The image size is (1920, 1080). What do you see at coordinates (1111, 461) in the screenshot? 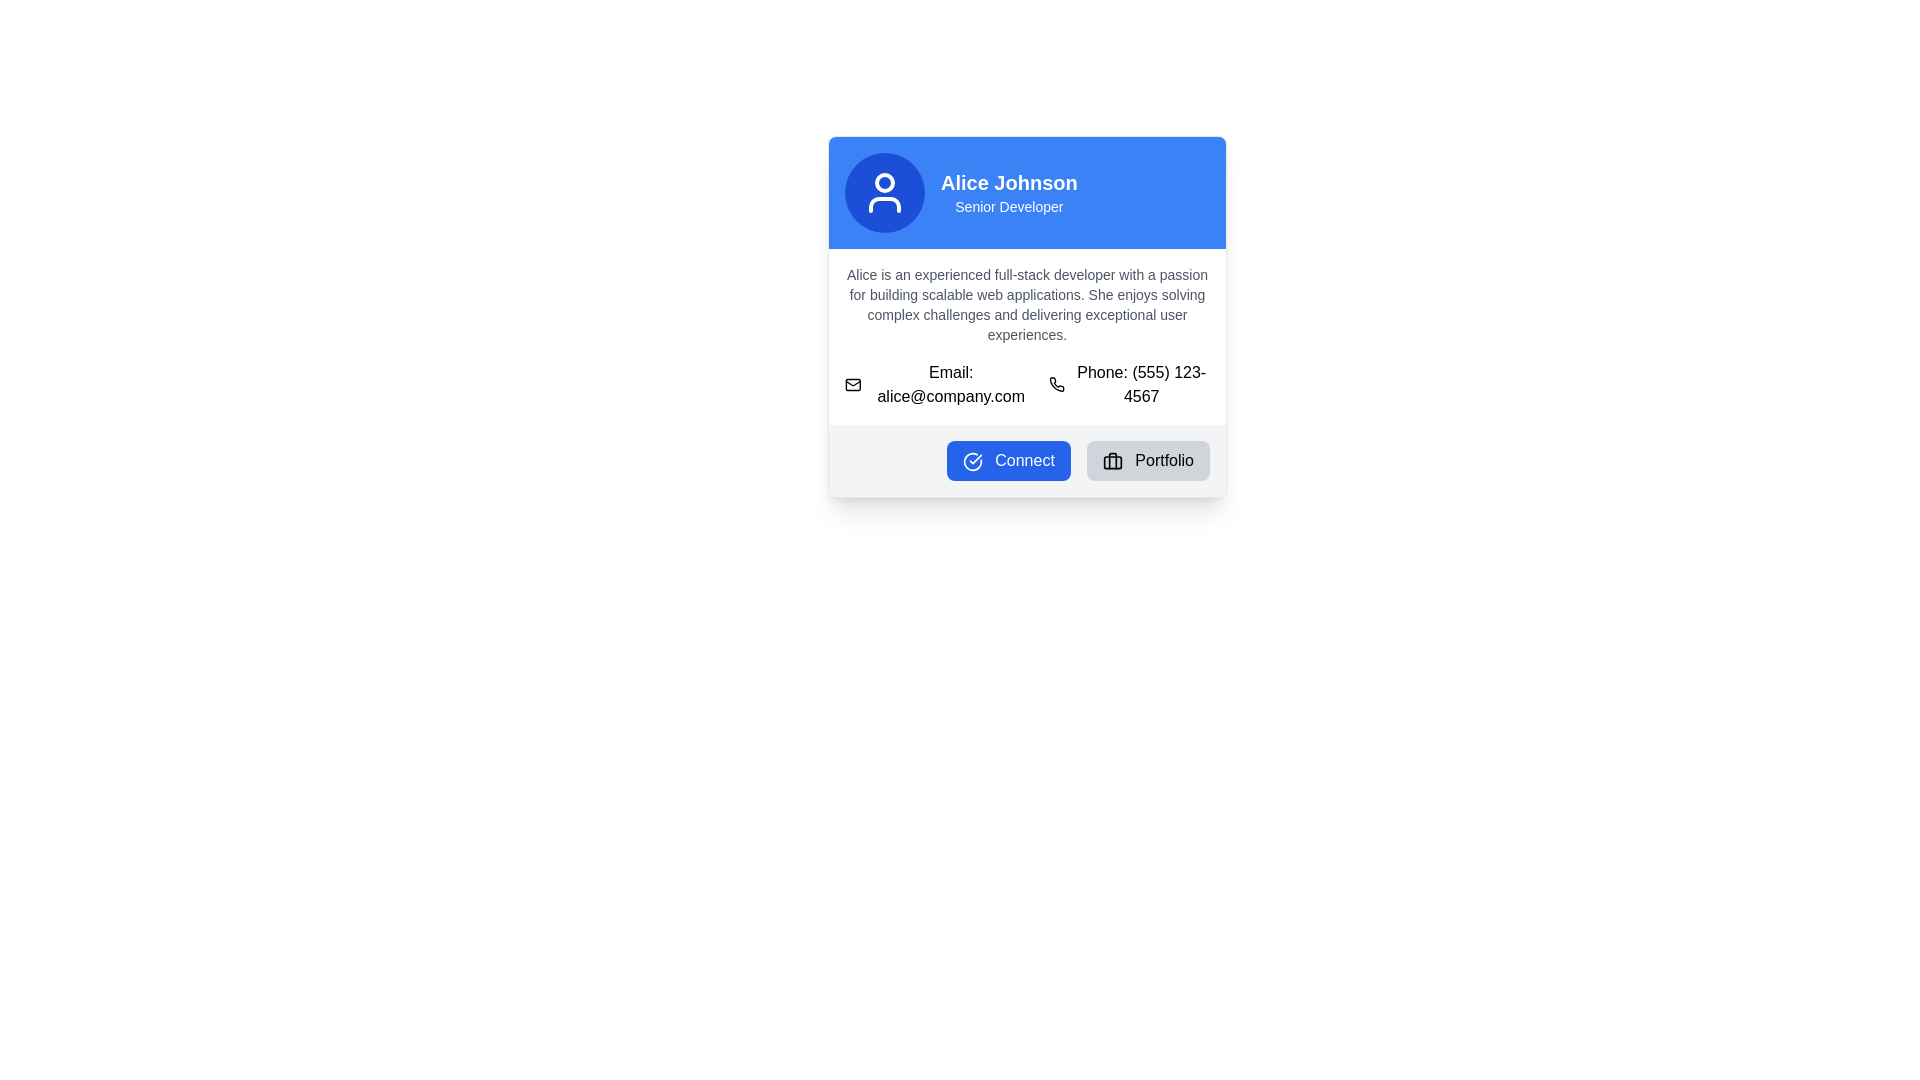
I see `the portfolio icon located adjacent to the text 'Portfolio' within the button in the bottom-right section of the user profile card` at bounding box center [1111, 461].